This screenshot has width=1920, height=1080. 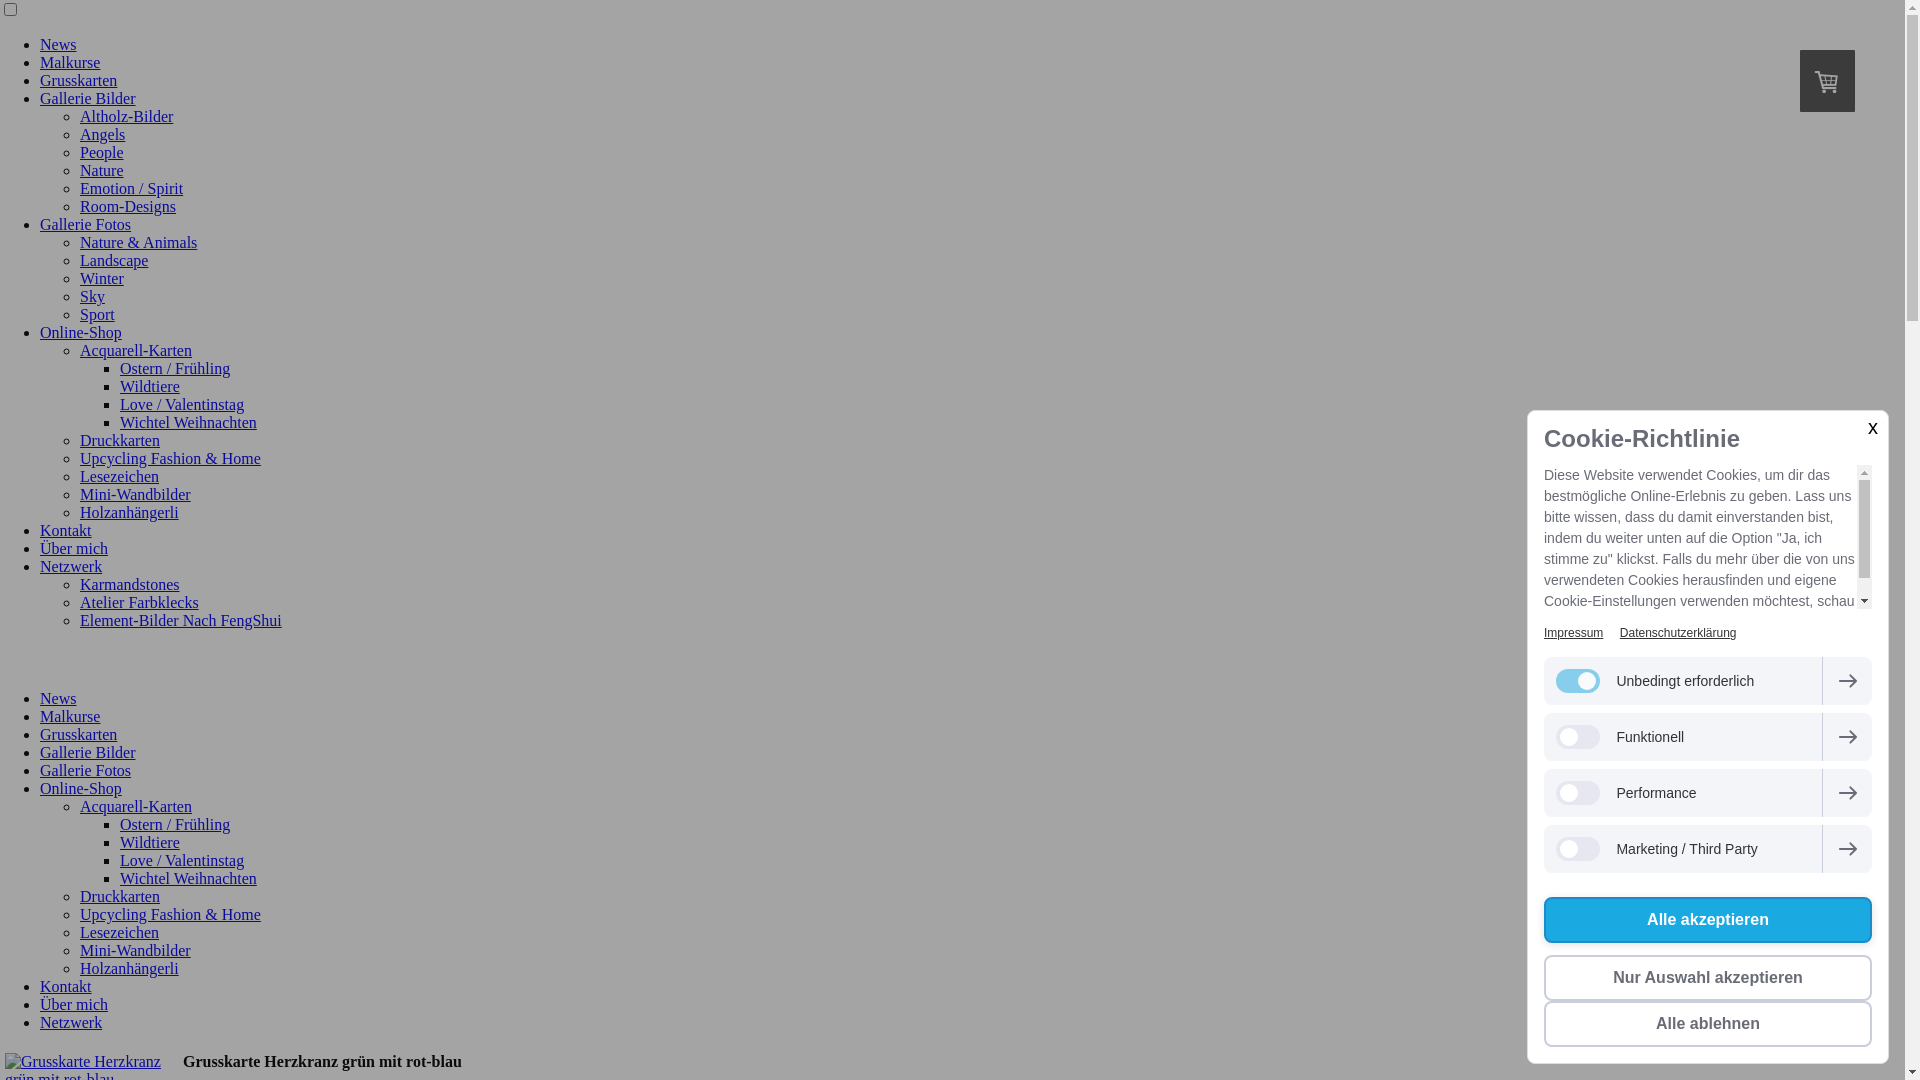 What do you see at coordinates (125, 116) in the screenshot?
I see `'Altholz-Bilder'` at bounding box center [125, 116].